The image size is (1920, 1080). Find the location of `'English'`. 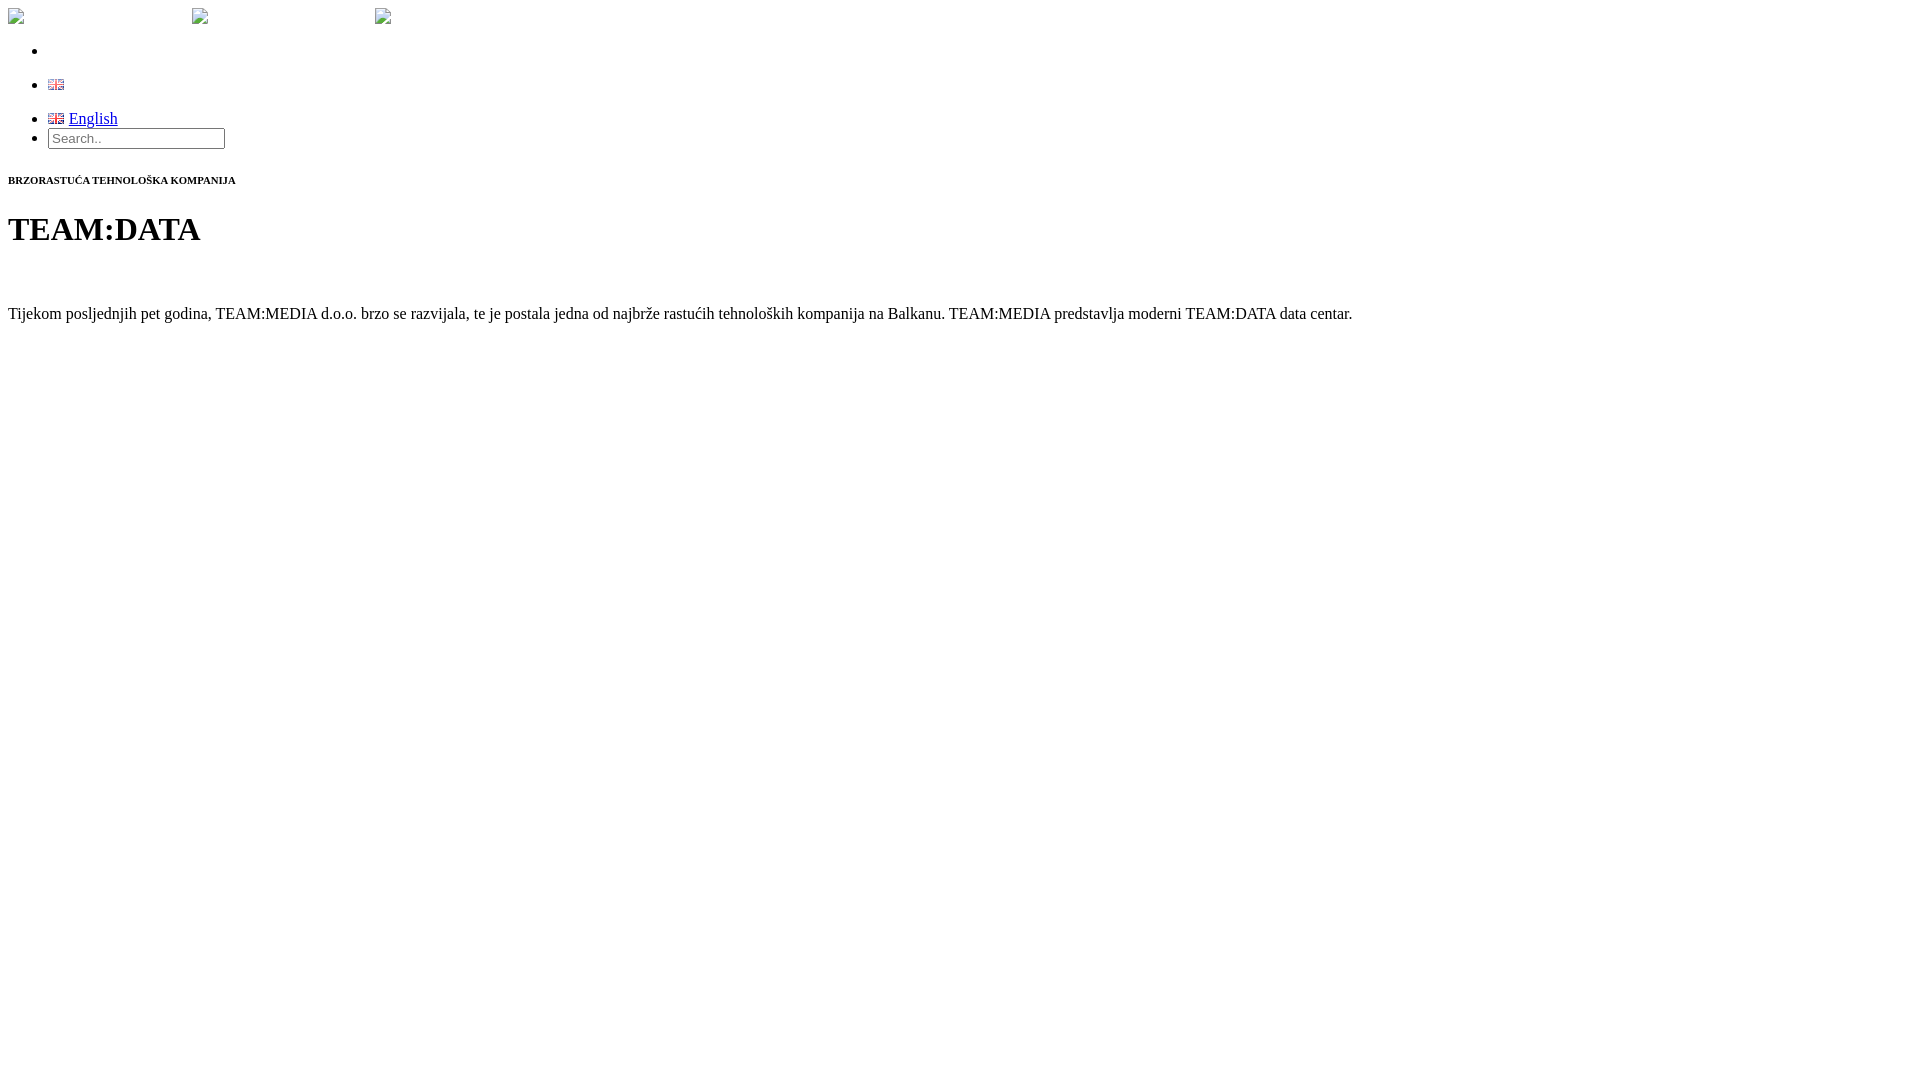

'English' is located at coordinates (56, 83).